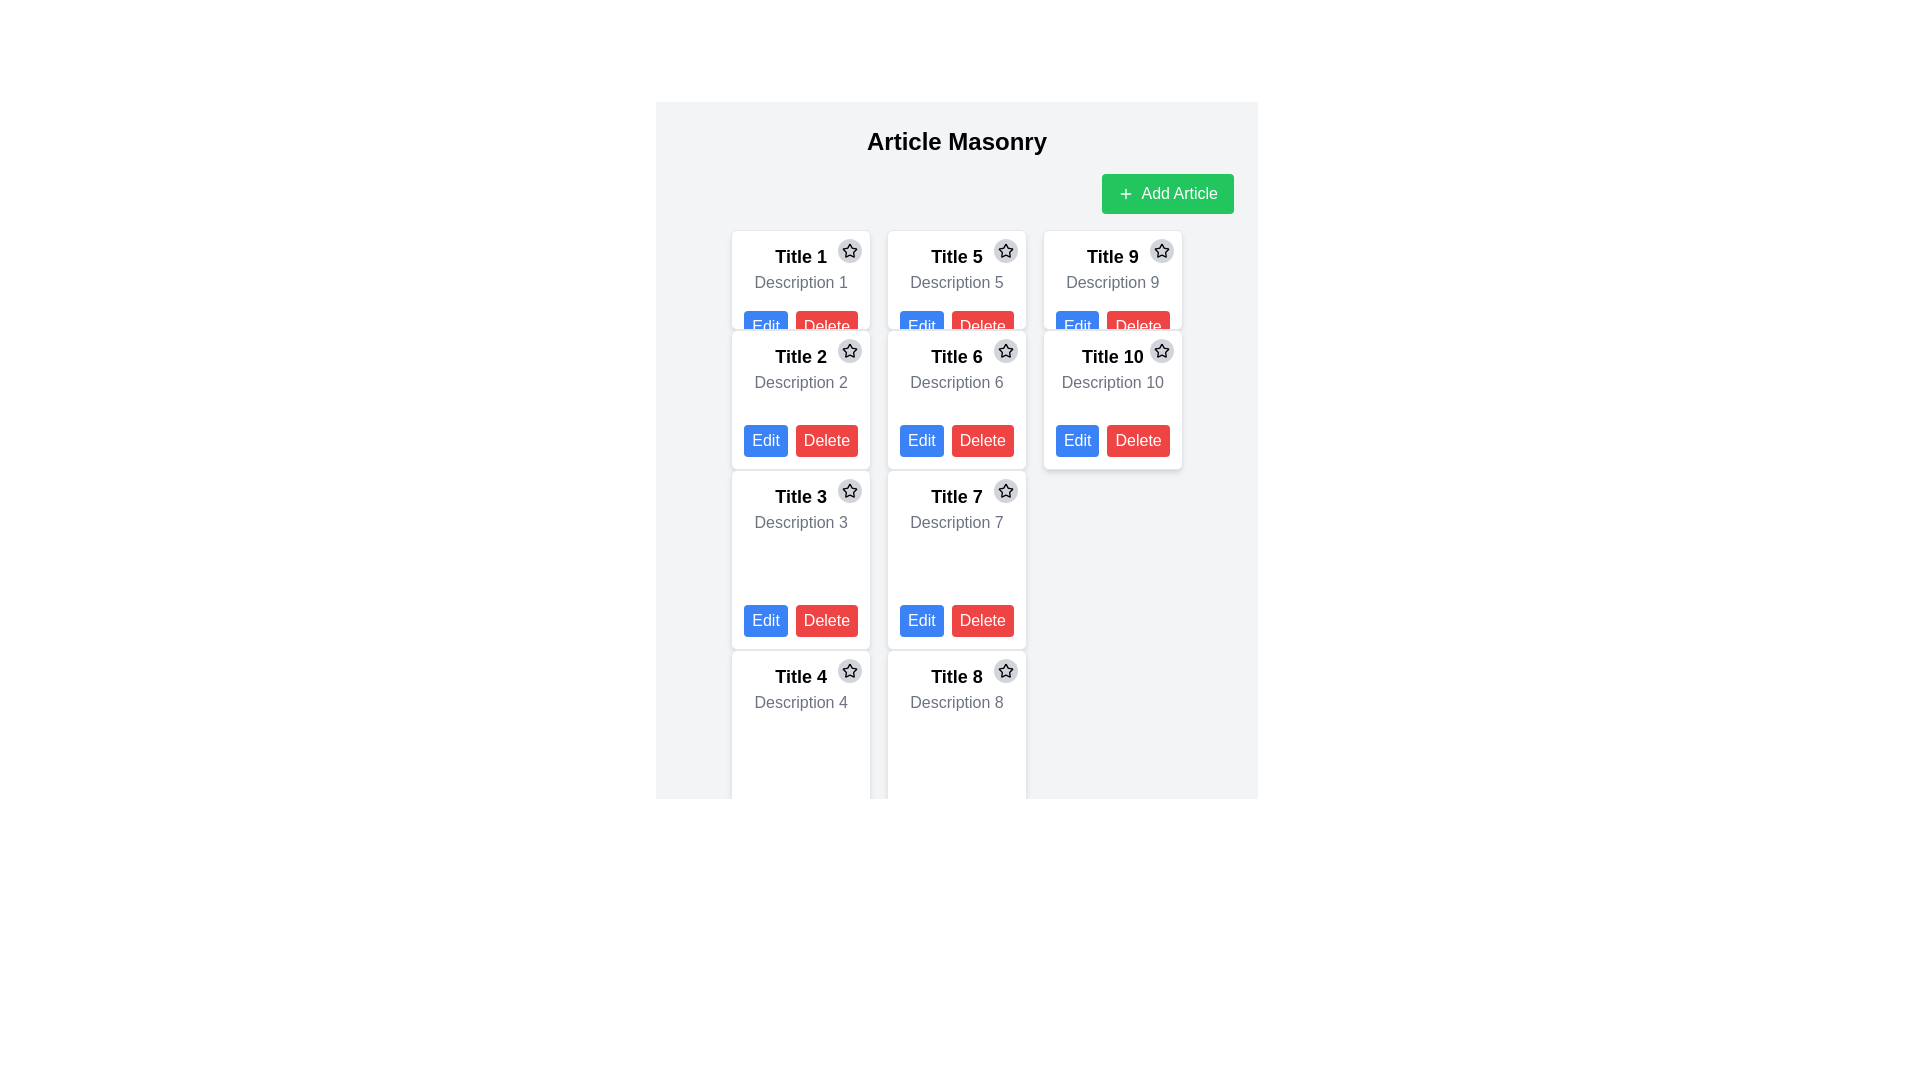  I want to click on the circular icon with a gray background and black outlined star located at the top-right corner of the card titled 'Title 5', so click(1005, 249).